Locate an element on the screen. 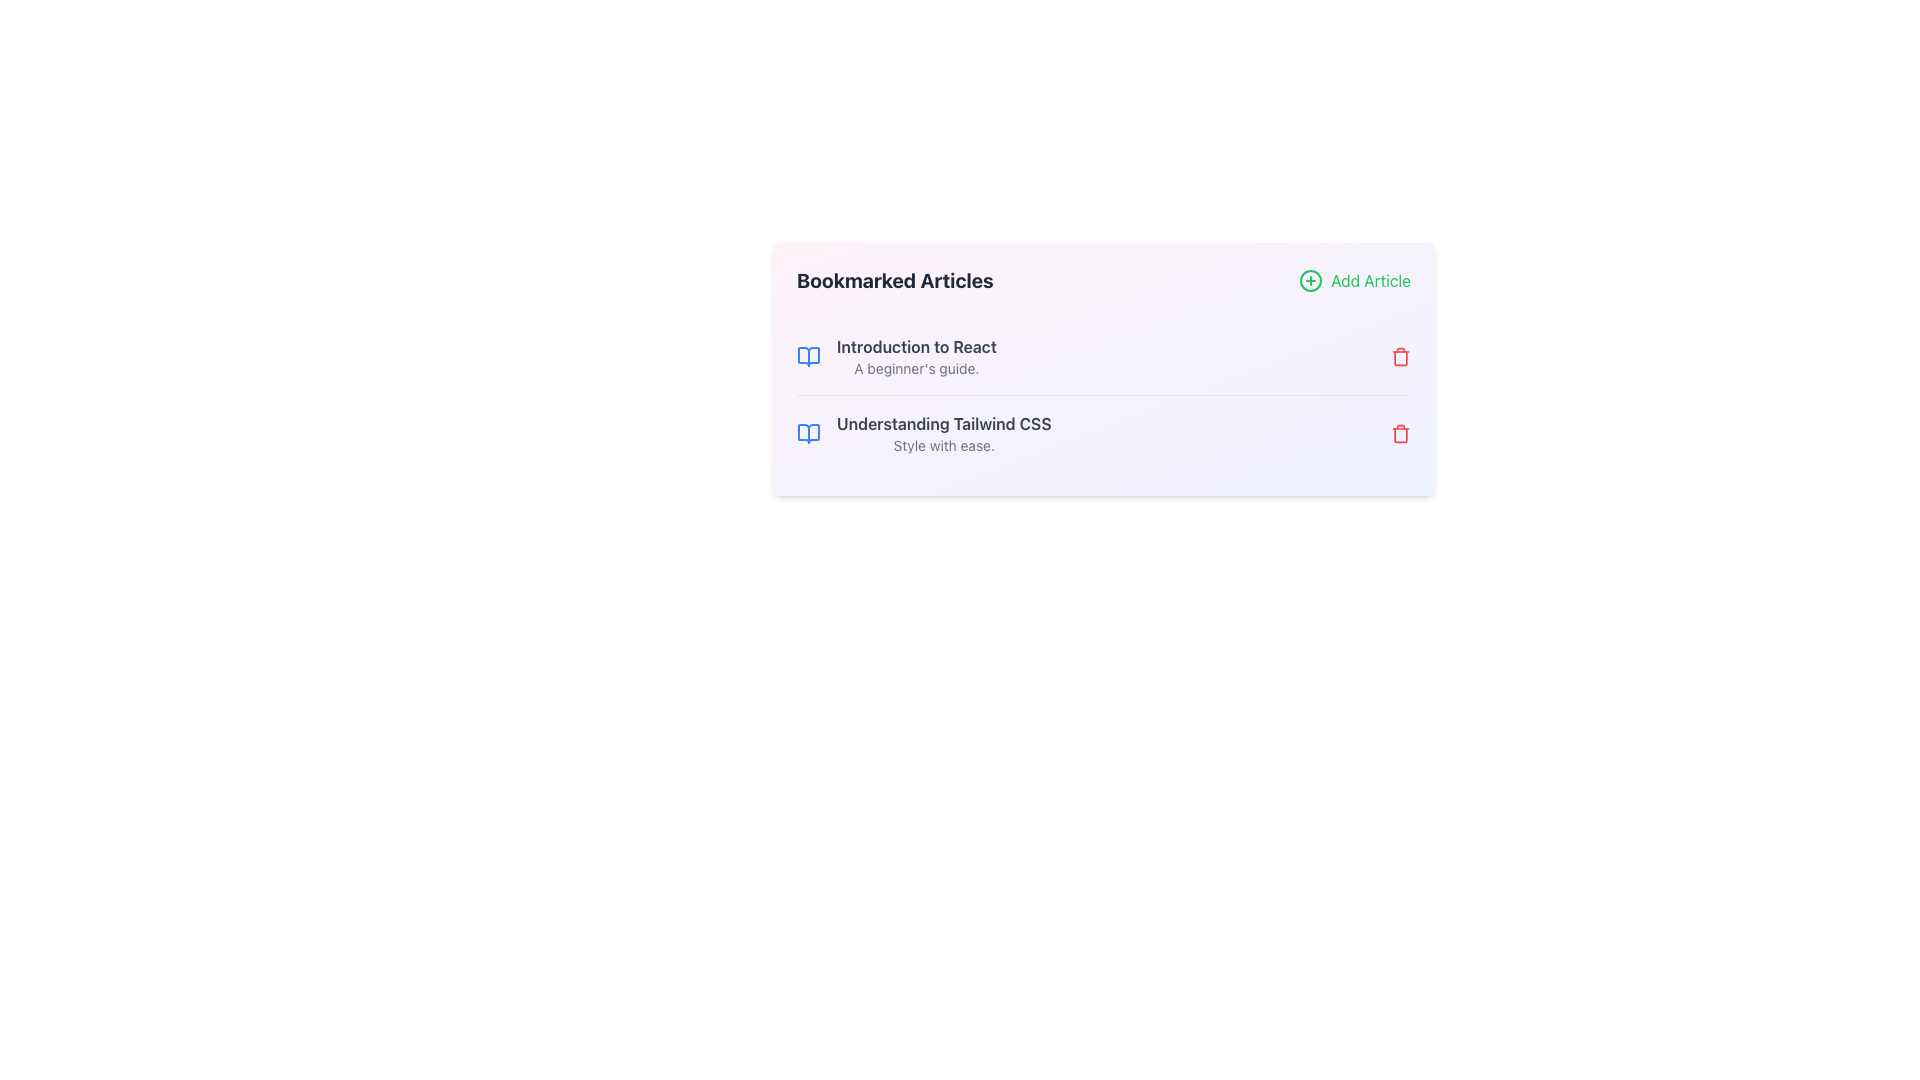 The height and width of the screenshot is (1080, 1920). the 'Add Article' button located in the top-right corner of the 'Bookmarked Articles' header section is located at coordinates (1354, 281).